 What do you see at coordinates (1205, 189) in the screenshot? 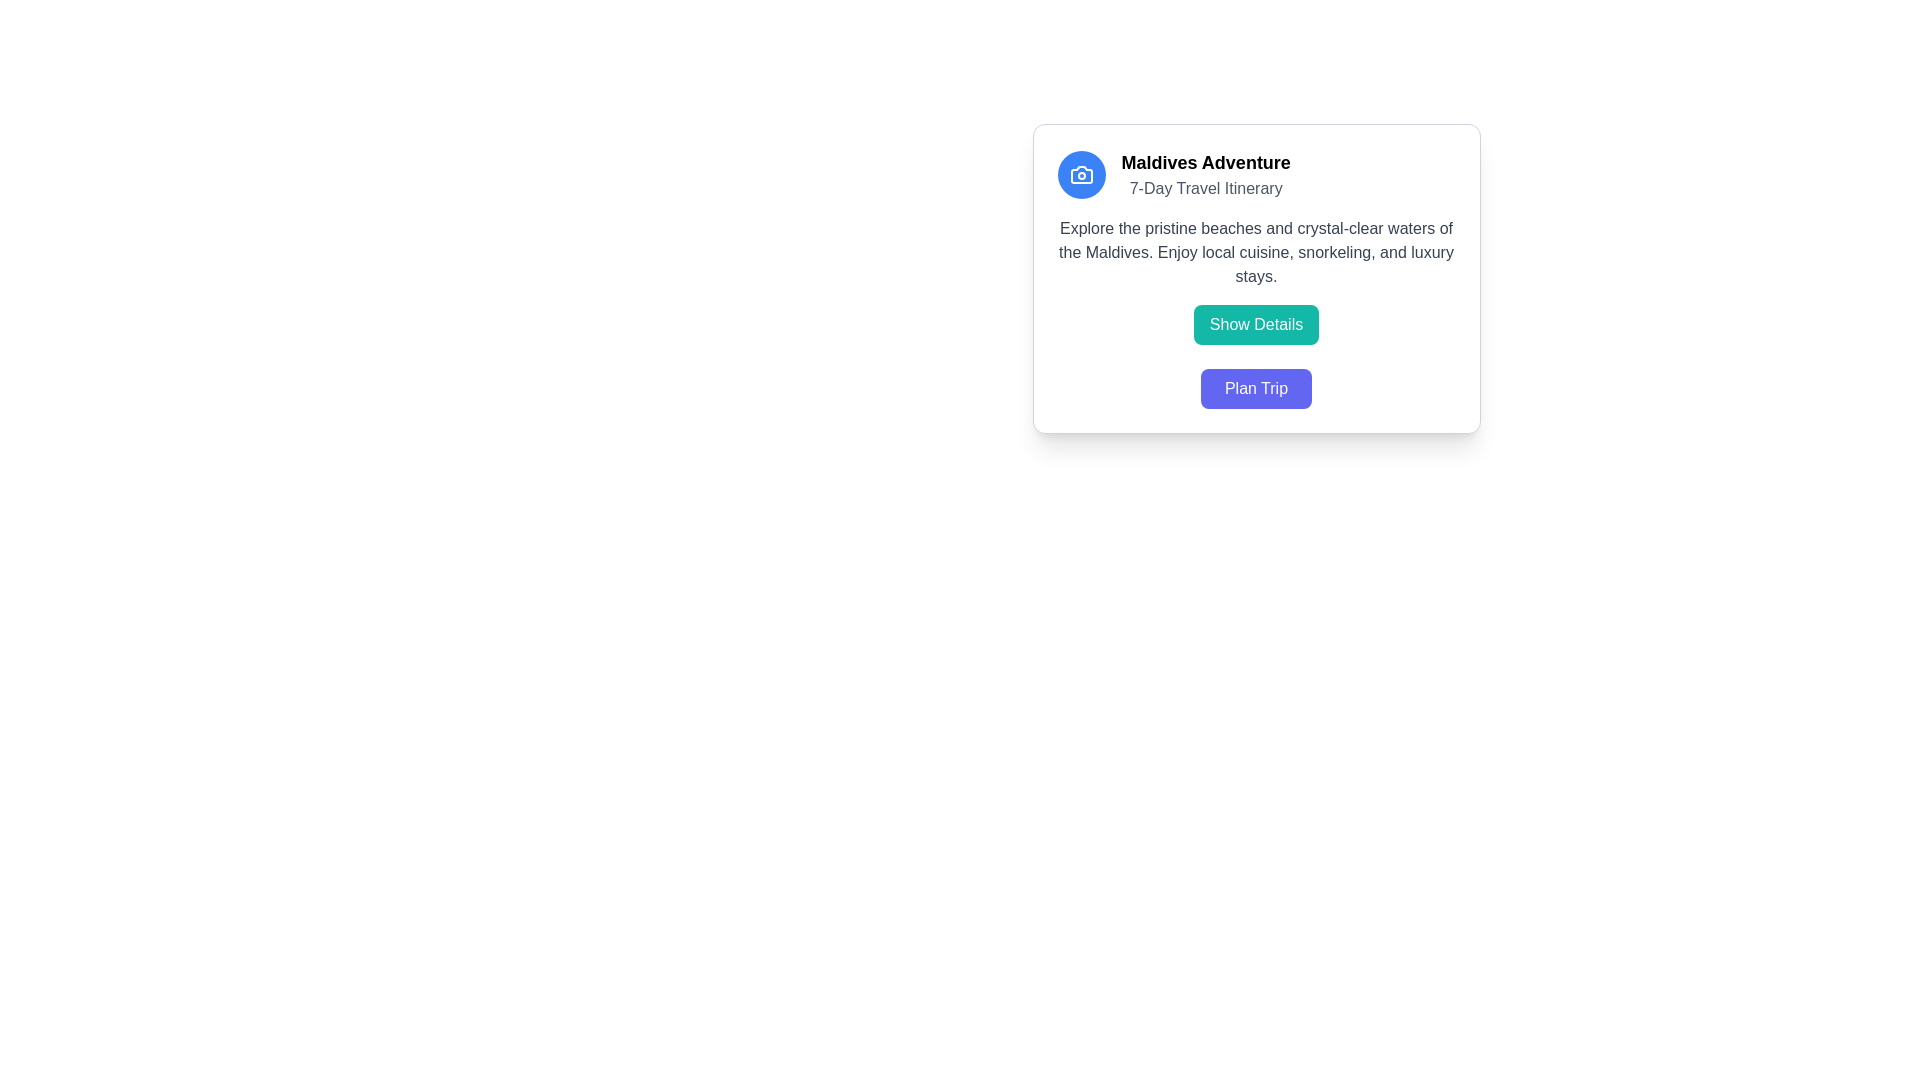
I see `subtitle text '7-Day Travel Itinerary' located below the main title 'Maldives Adventure' within a card layout` at bounding box center [1205, 189].